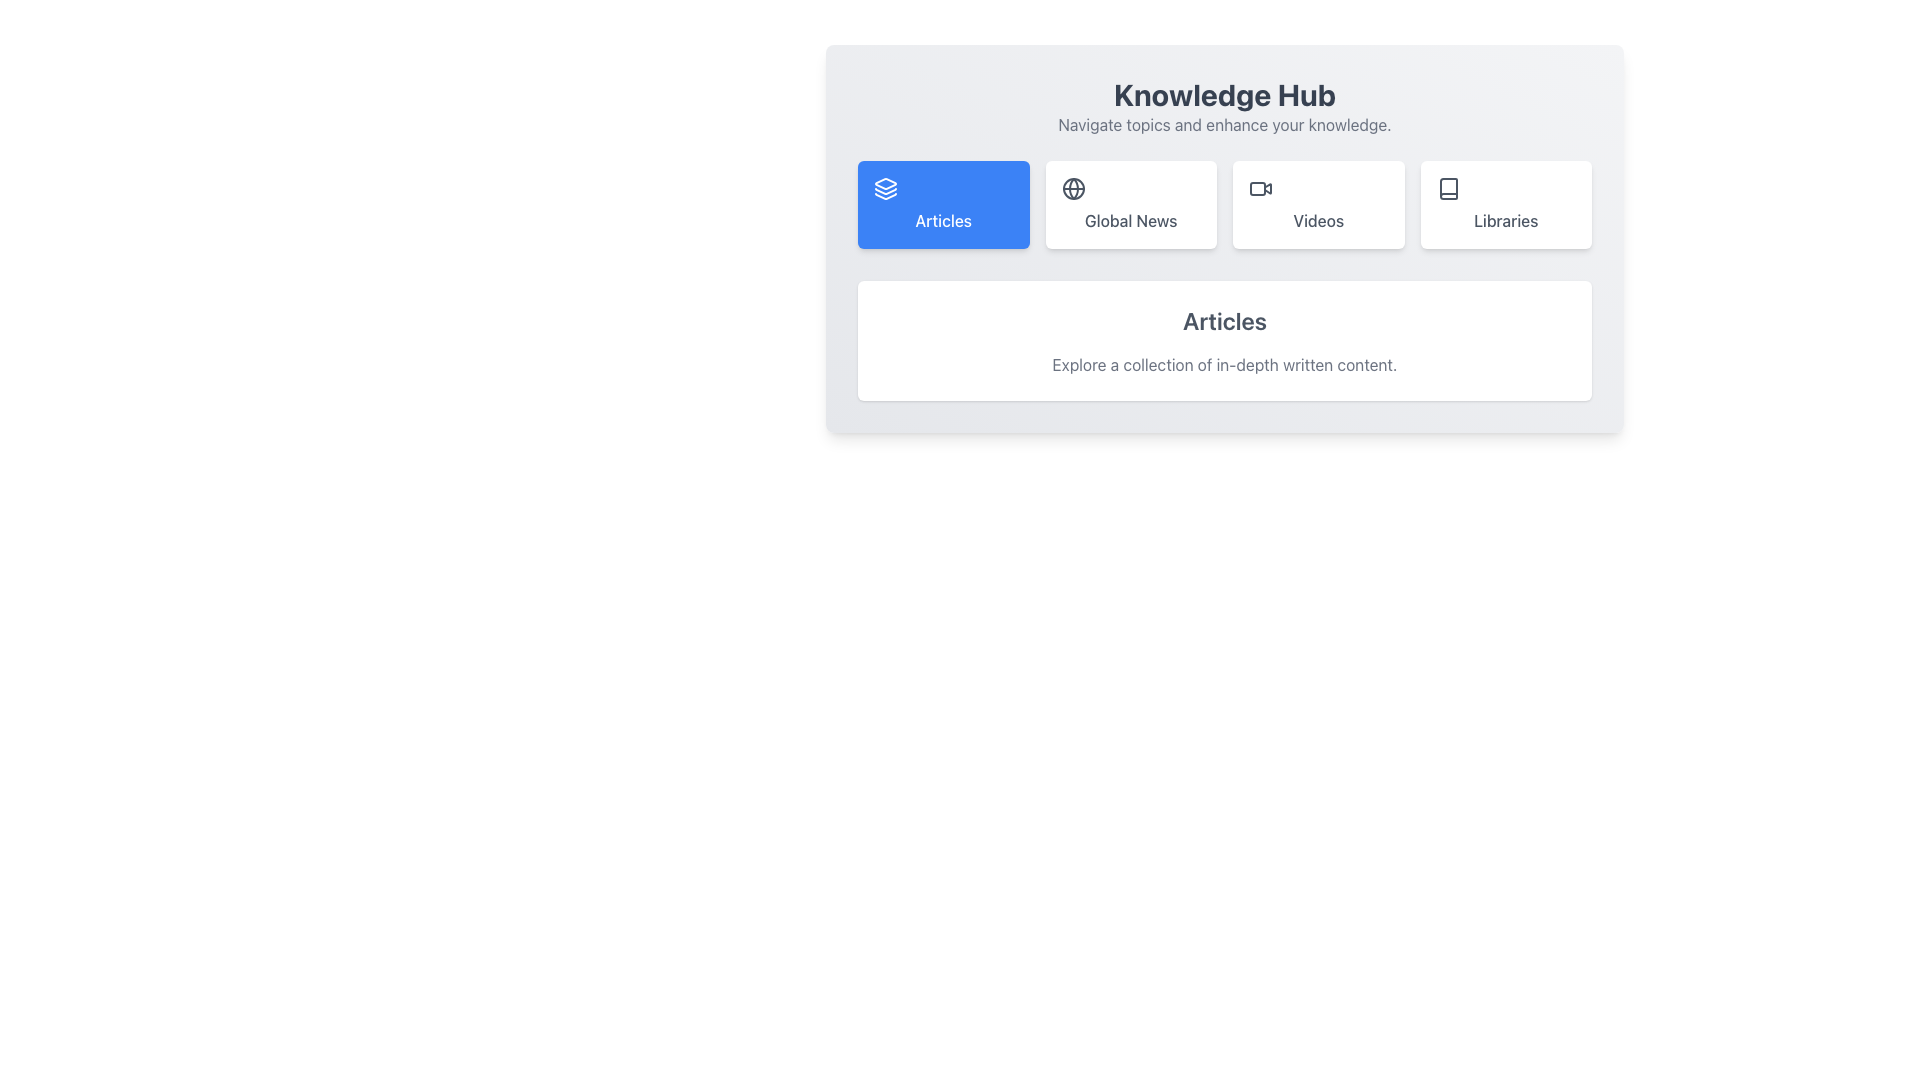 Image resolution: width=1920 pixels, height=1080 pixels. I want to click on the Graphical Icon (SVG Element) that identifies the 'Libraries' section in the Knowledge Hub panel located at the top-right of the button row, so click(1448, 189).